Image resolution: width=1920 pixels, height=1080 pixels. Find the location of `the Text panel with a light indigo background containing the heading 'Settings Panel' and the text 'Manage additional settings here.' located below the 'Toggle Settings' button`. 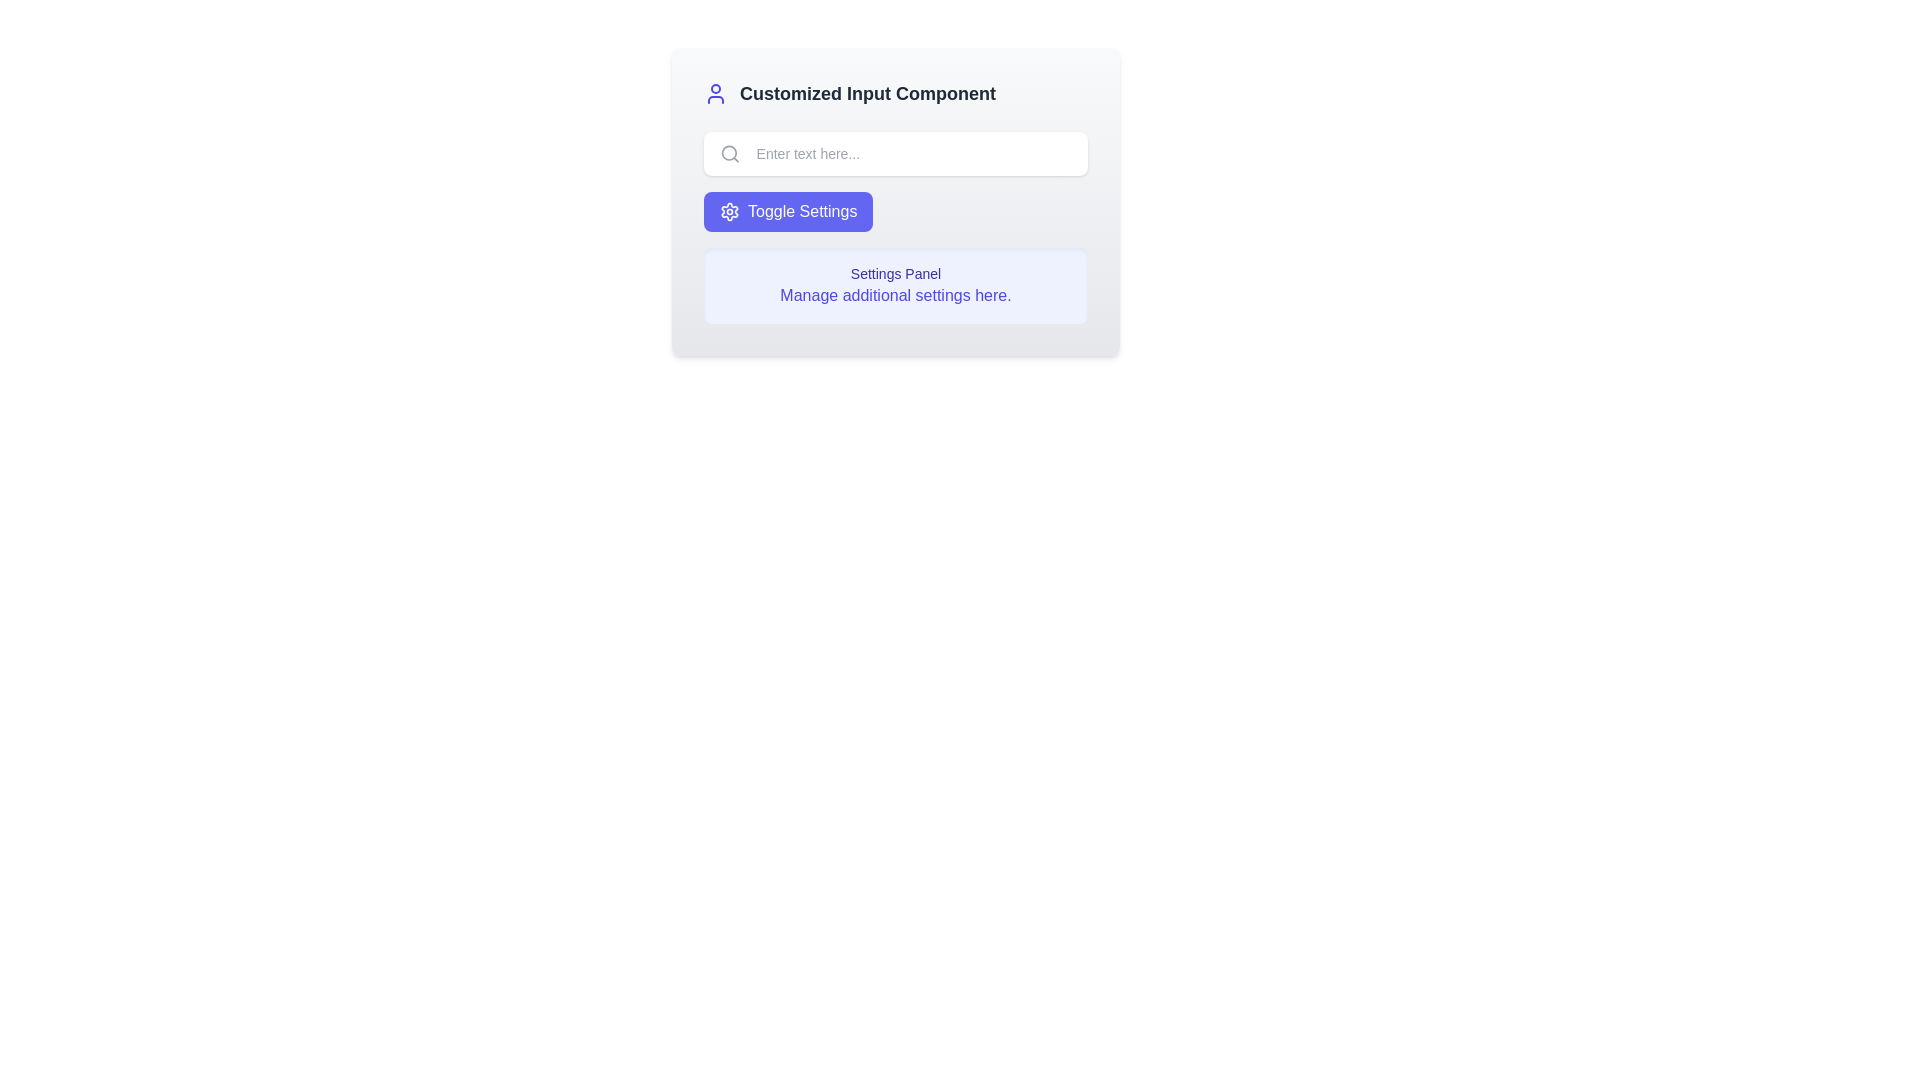

the Text panel with a light indigo background containing the heading 'Settings Panel' and the text 'Manage additional settings here.' located below the 'Toggle Settings' button is located at coordinates (895, 285).